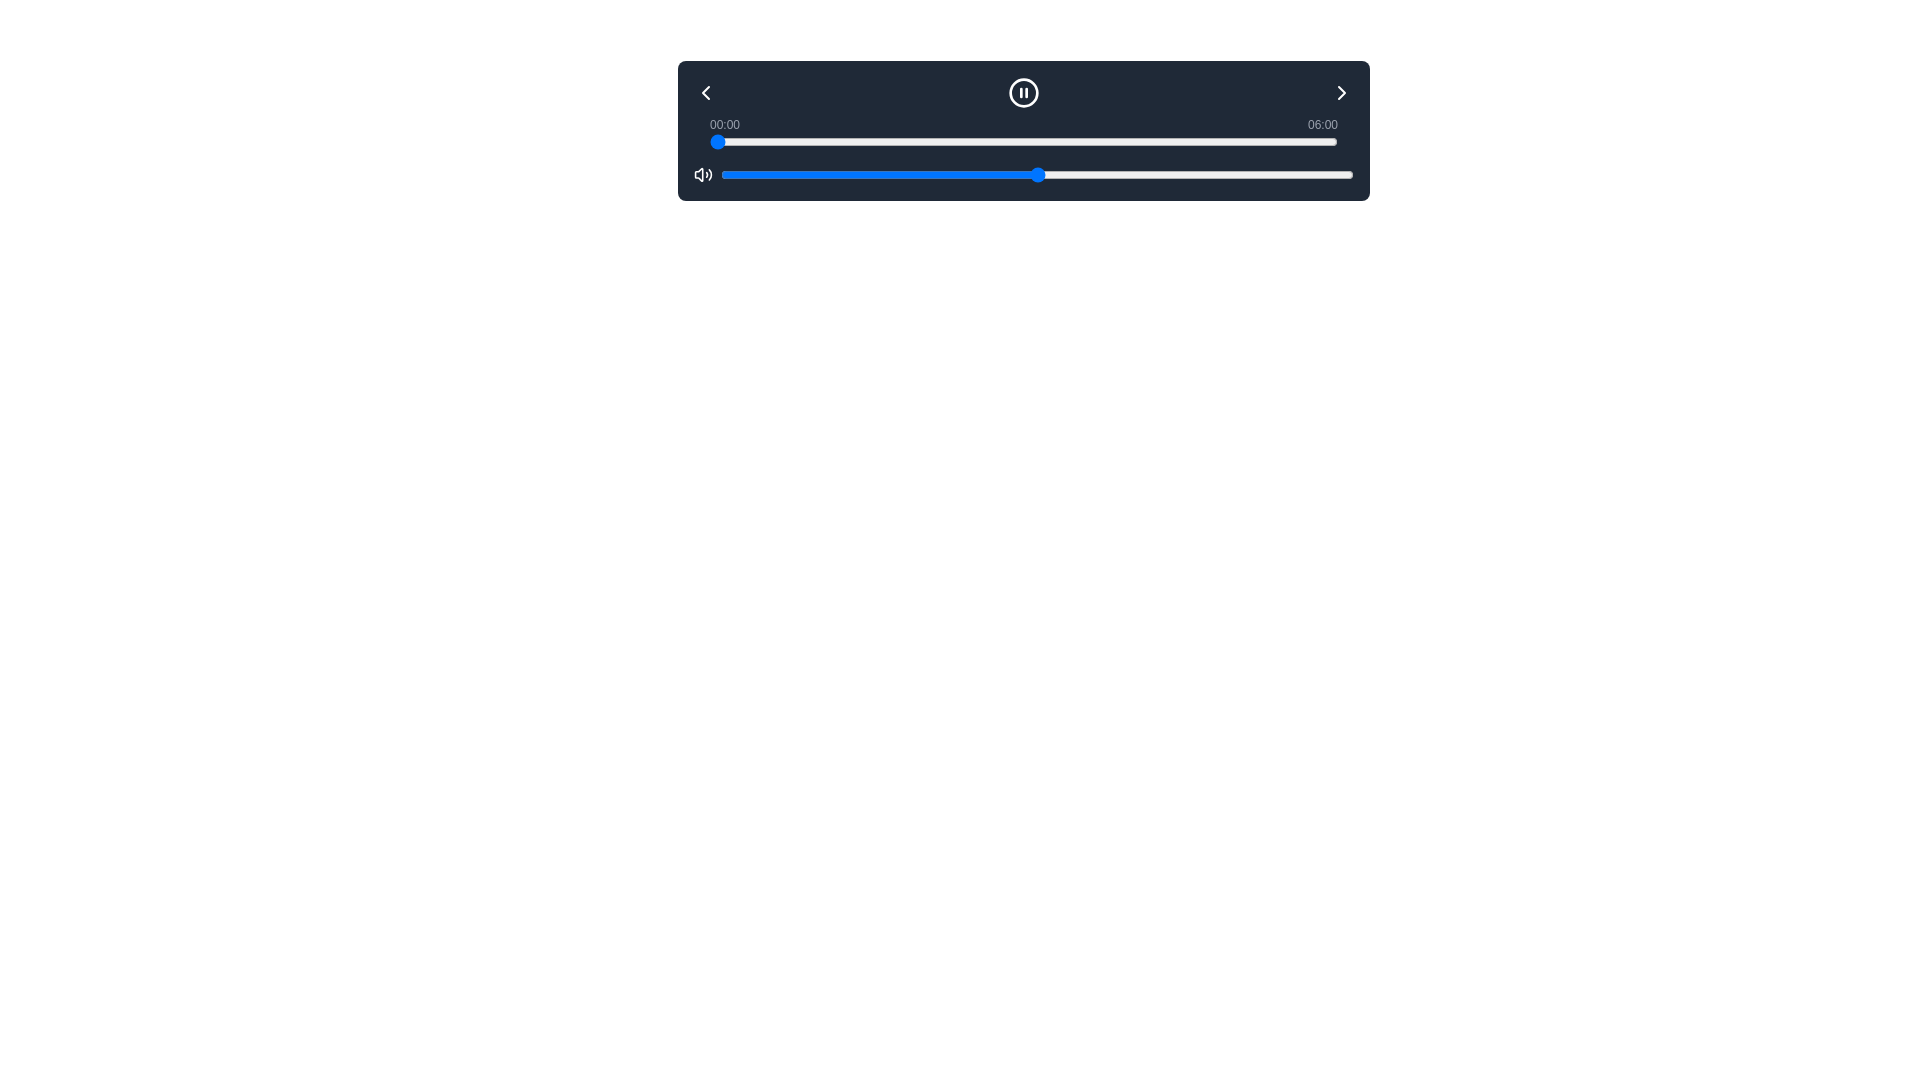 This screenshot has height=1080, width=1920. Describe the element at coordinates (910, 173) in the screenshot. I see `volume` at that location.